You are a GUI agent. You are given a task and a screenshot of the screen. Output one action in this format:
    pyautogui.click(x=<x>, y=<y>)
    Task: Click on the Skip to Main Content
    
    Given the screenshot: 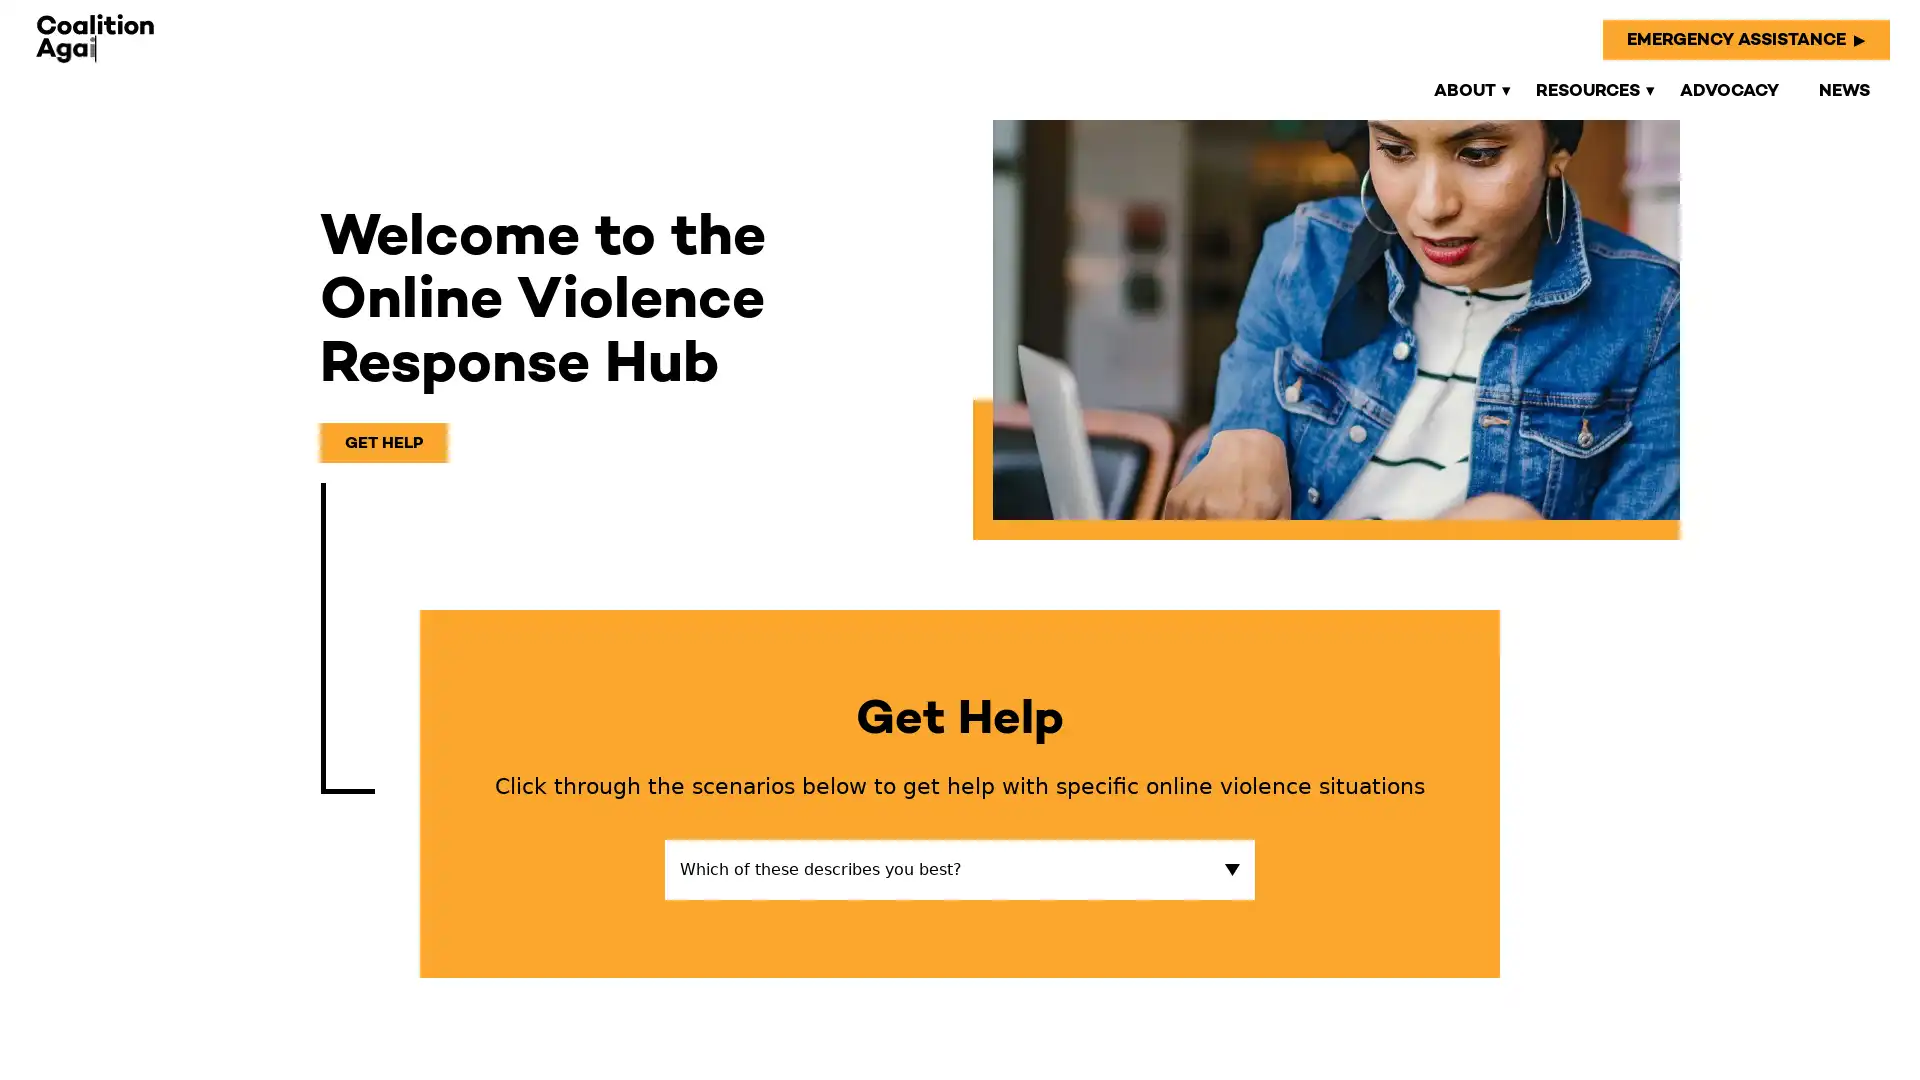 What is the action you would take?
    pyautogui.click(x=20, y=20)
    